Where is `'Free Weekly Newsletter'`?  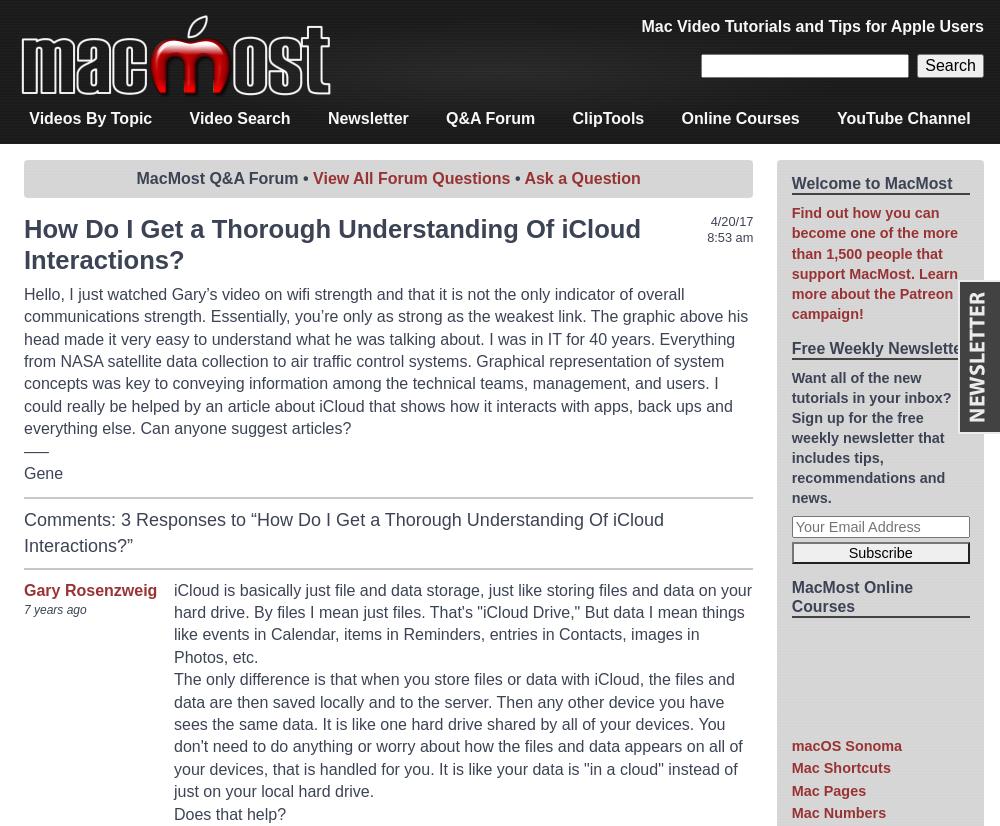 'Free Weekly Newsletter' is located at coordinates (879, 346).